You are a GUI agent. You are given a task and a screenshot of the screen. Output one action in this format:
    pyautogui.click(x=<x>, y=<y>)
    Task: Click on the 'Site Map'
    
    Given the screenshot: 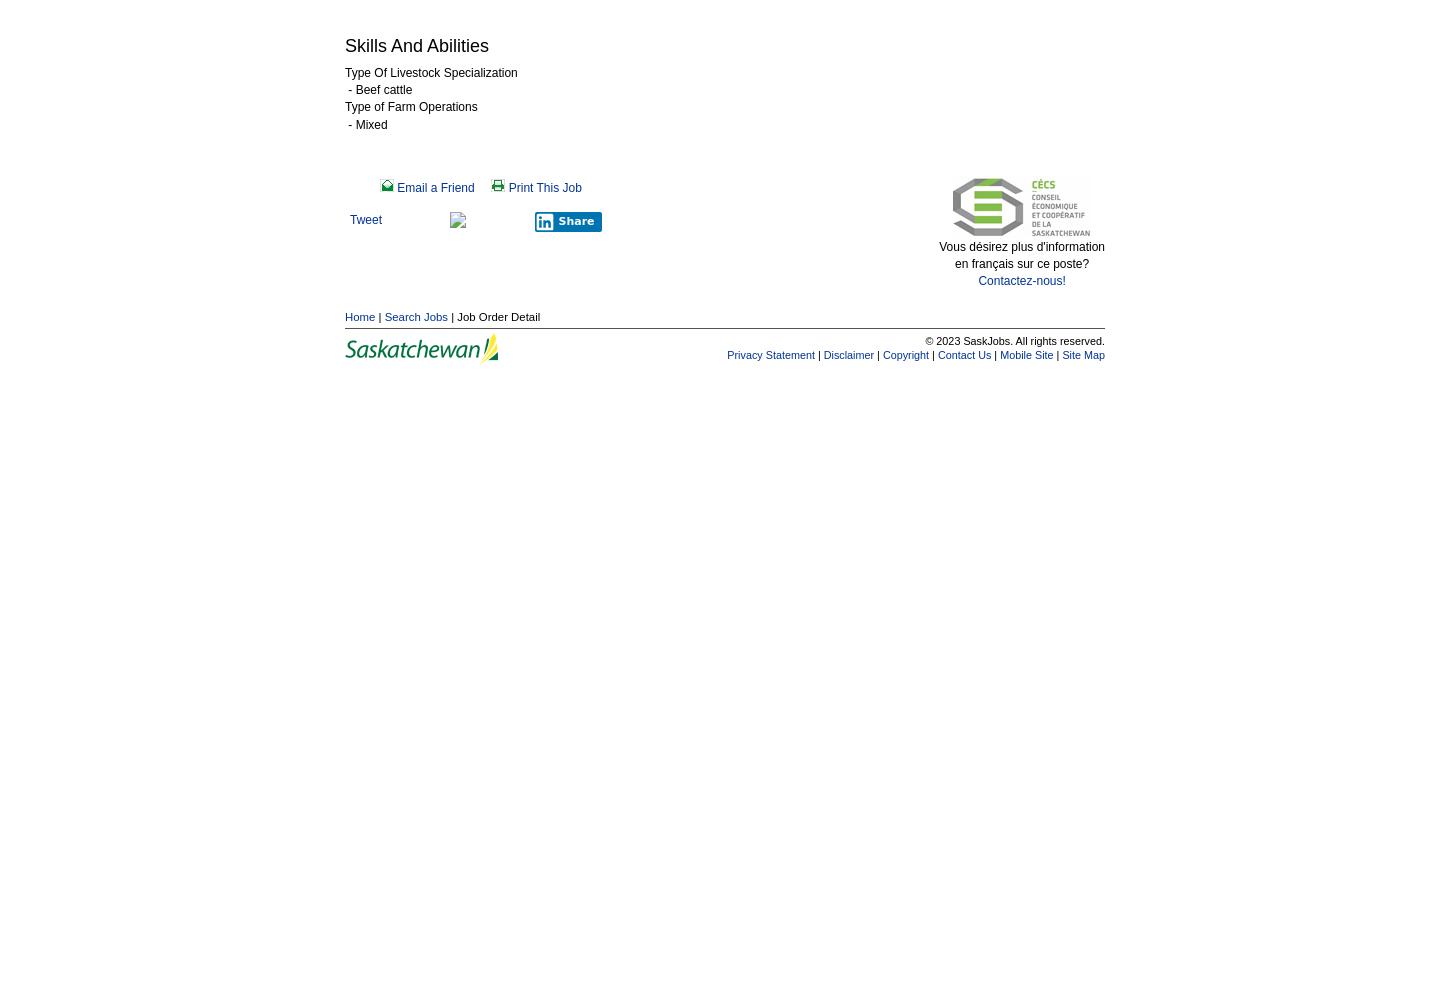 What is the action you would take?
    pyautogui.click(x=1083, y=353)
    